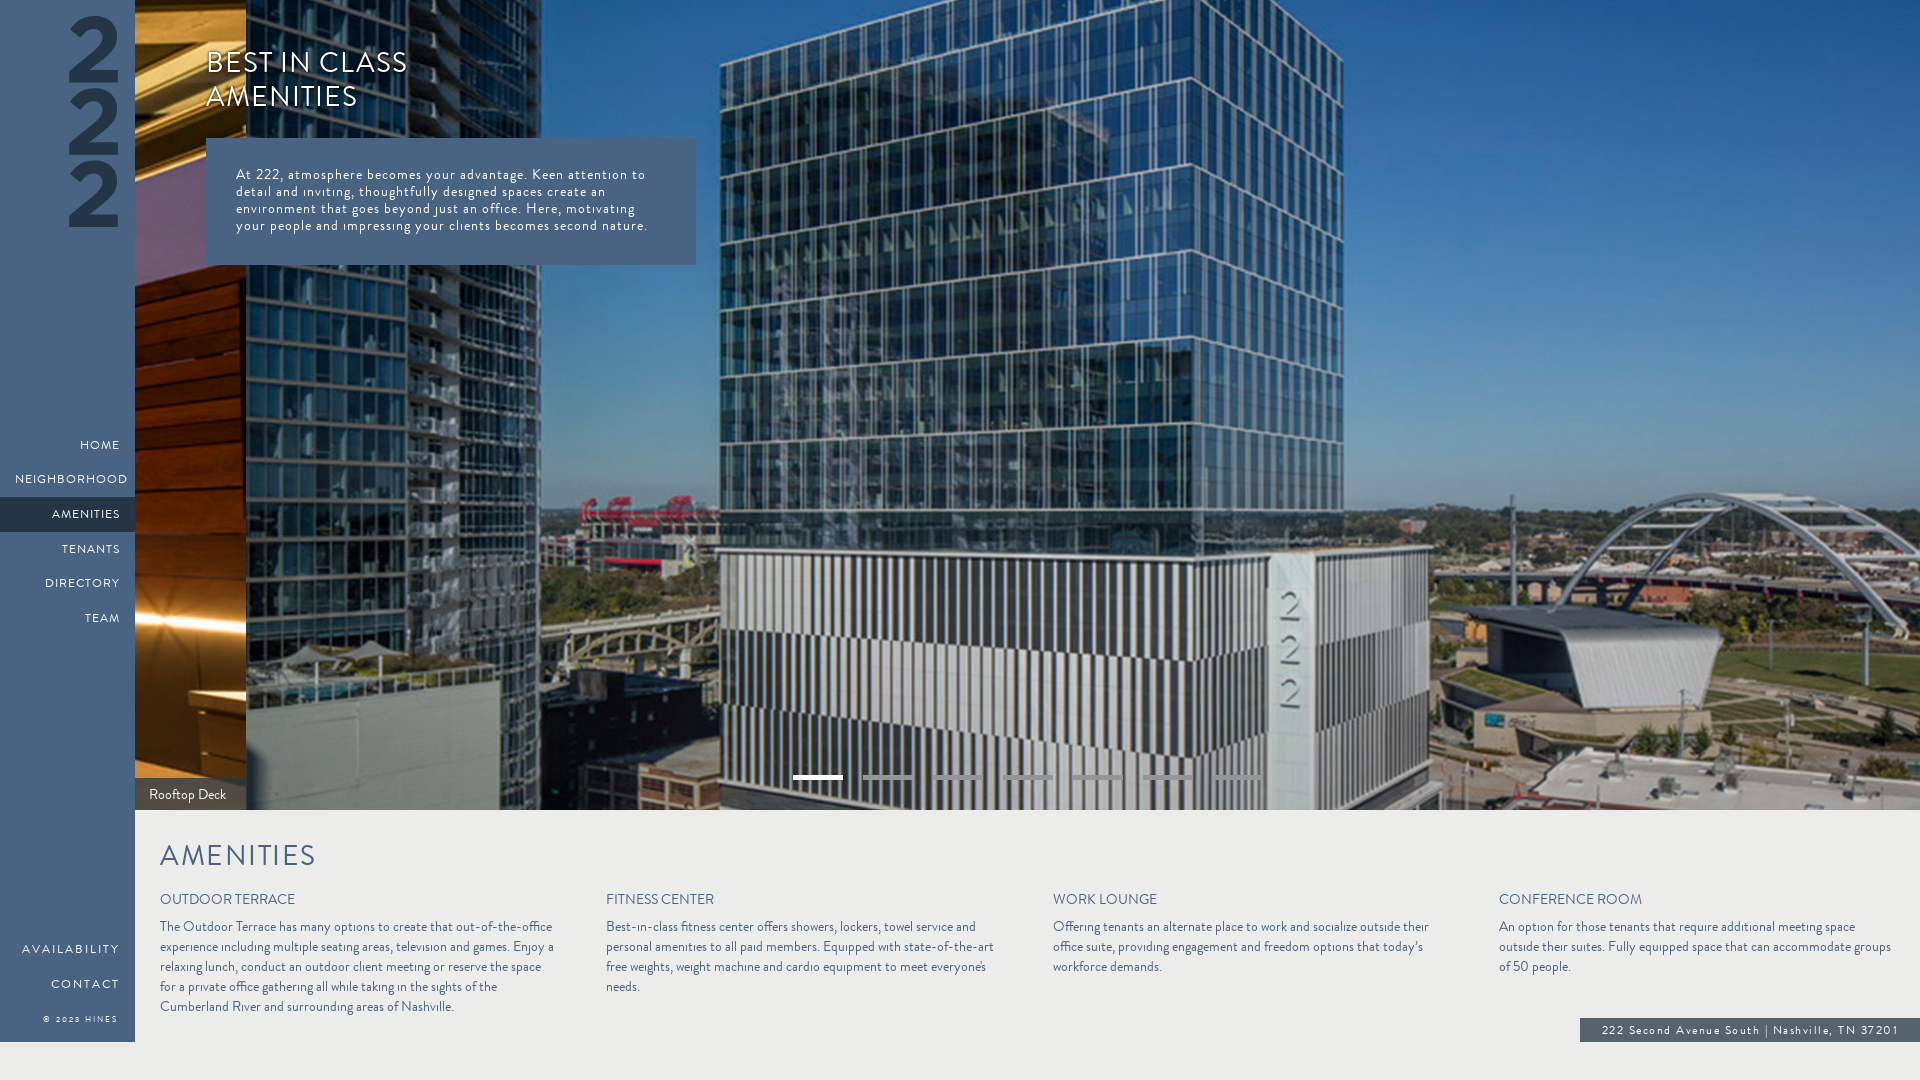 The image size is (1920, 1080). What do you see at coordinates (0, 513) in the screenshot?
I see `'AMENITIES'` at bounding box center [0, 513].